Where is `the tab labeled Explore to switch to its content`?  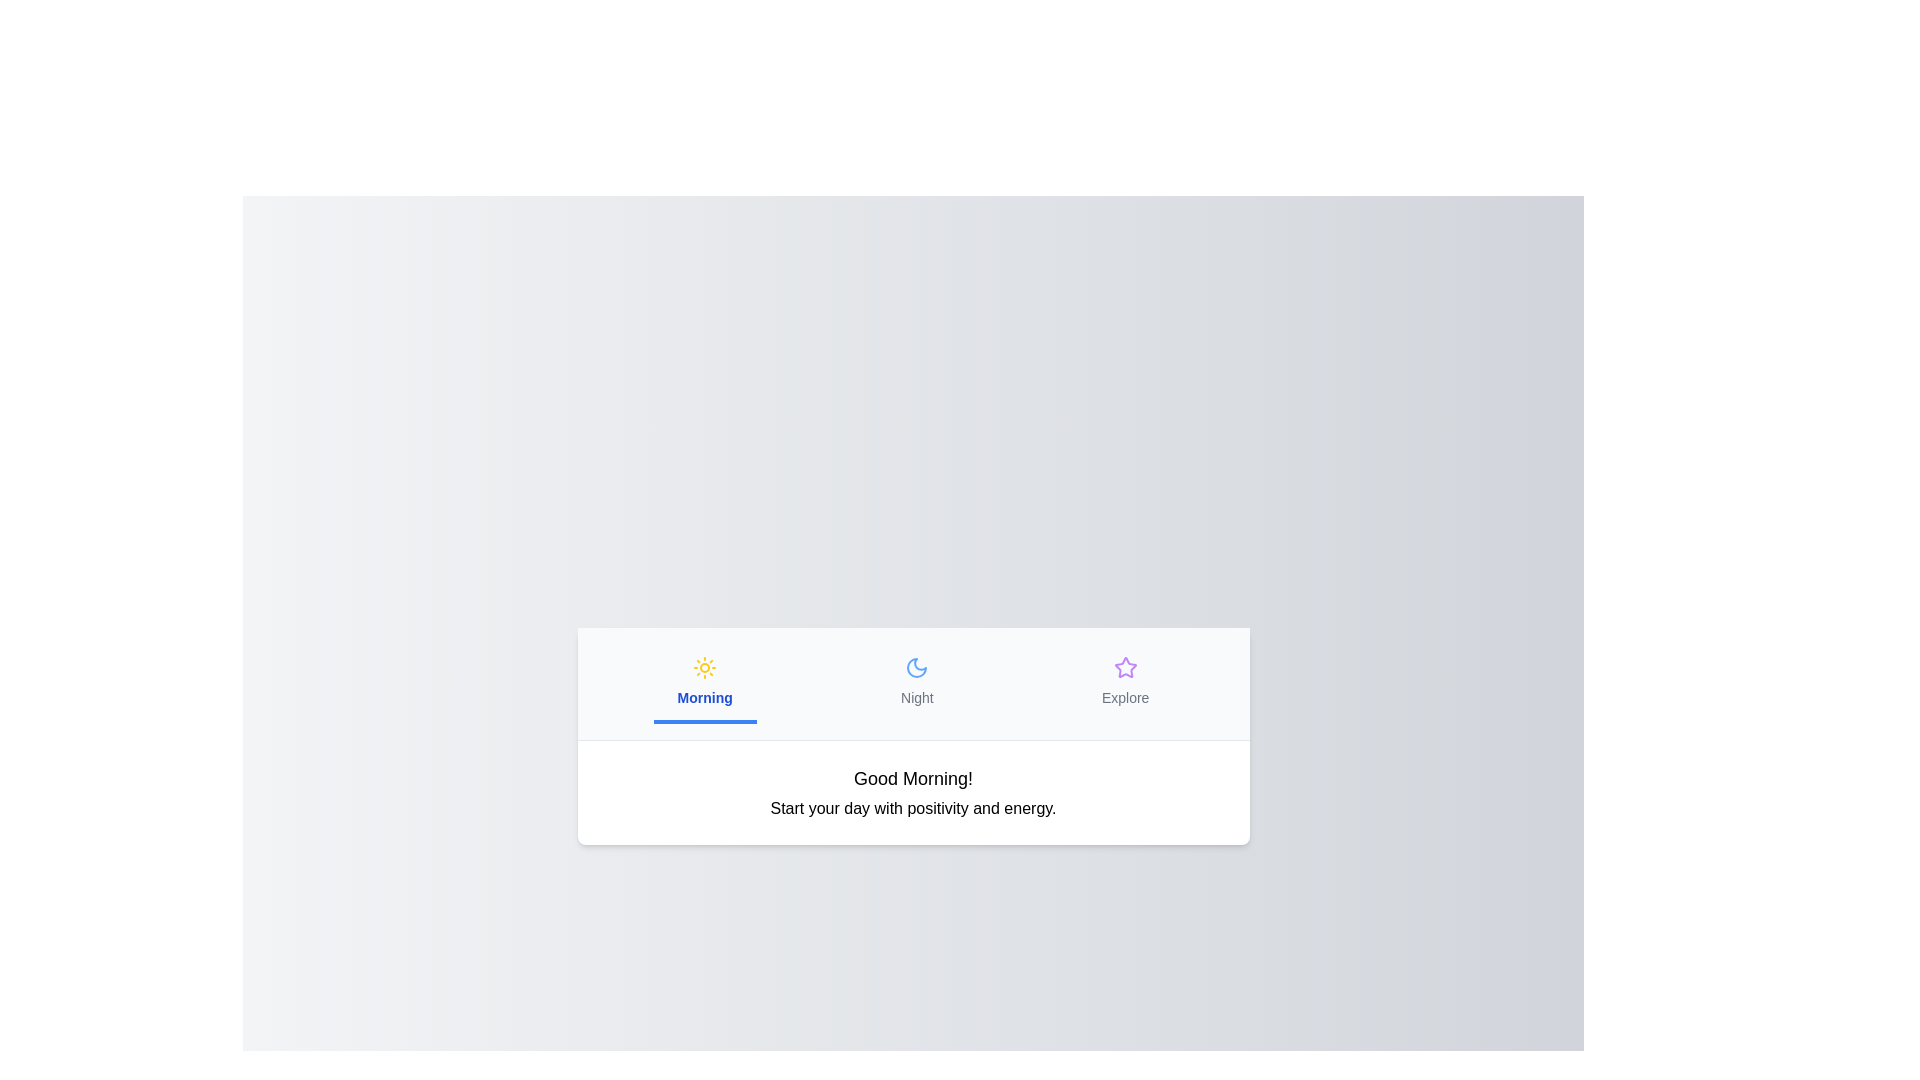
the tab labeled Explore to switch to its content is located at coordinates (1125, 682).